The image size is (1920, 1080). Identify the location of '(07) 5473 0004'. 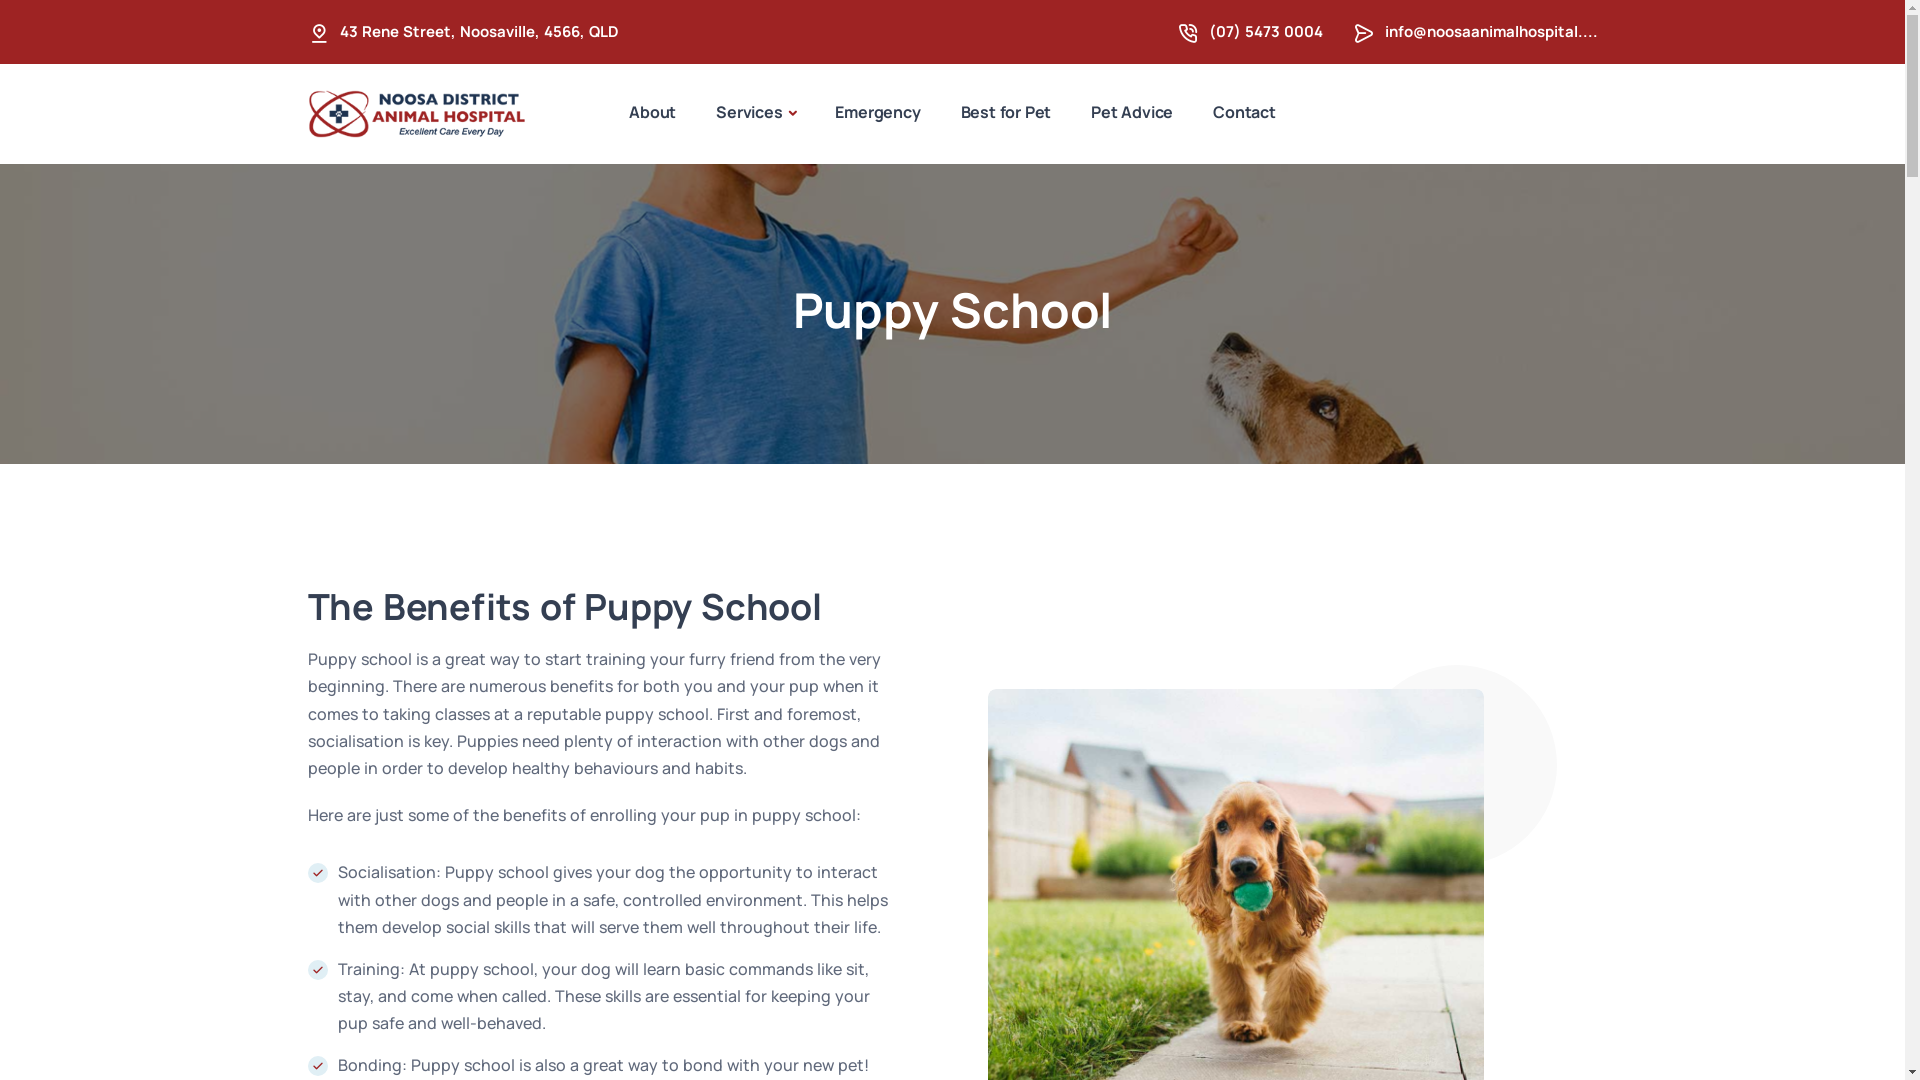
(1264, 31).